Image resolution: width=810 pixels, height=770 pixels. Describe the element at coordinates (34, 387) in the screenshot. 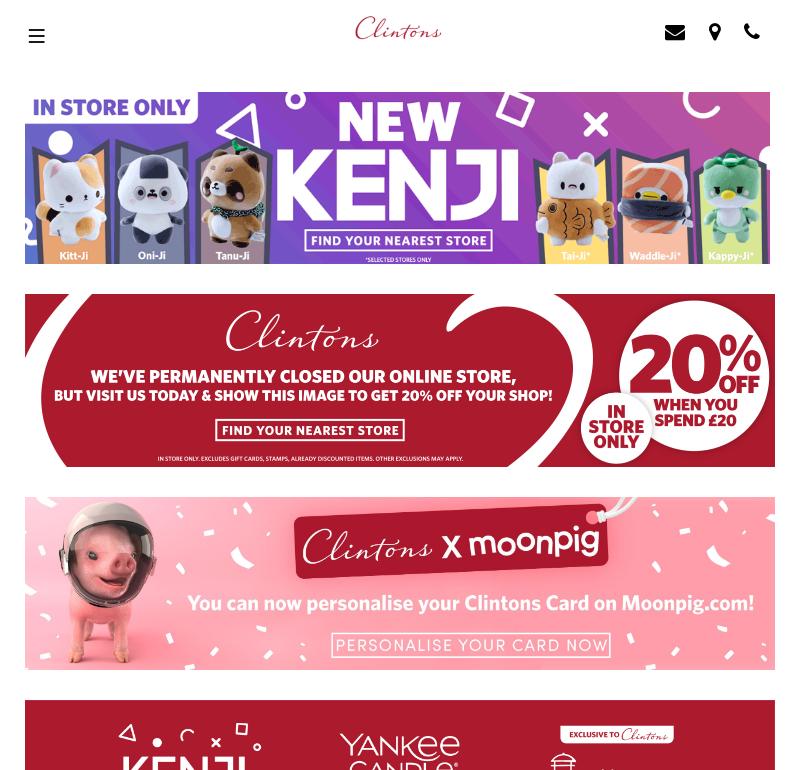

I see `'Trustpilot'` at that location.